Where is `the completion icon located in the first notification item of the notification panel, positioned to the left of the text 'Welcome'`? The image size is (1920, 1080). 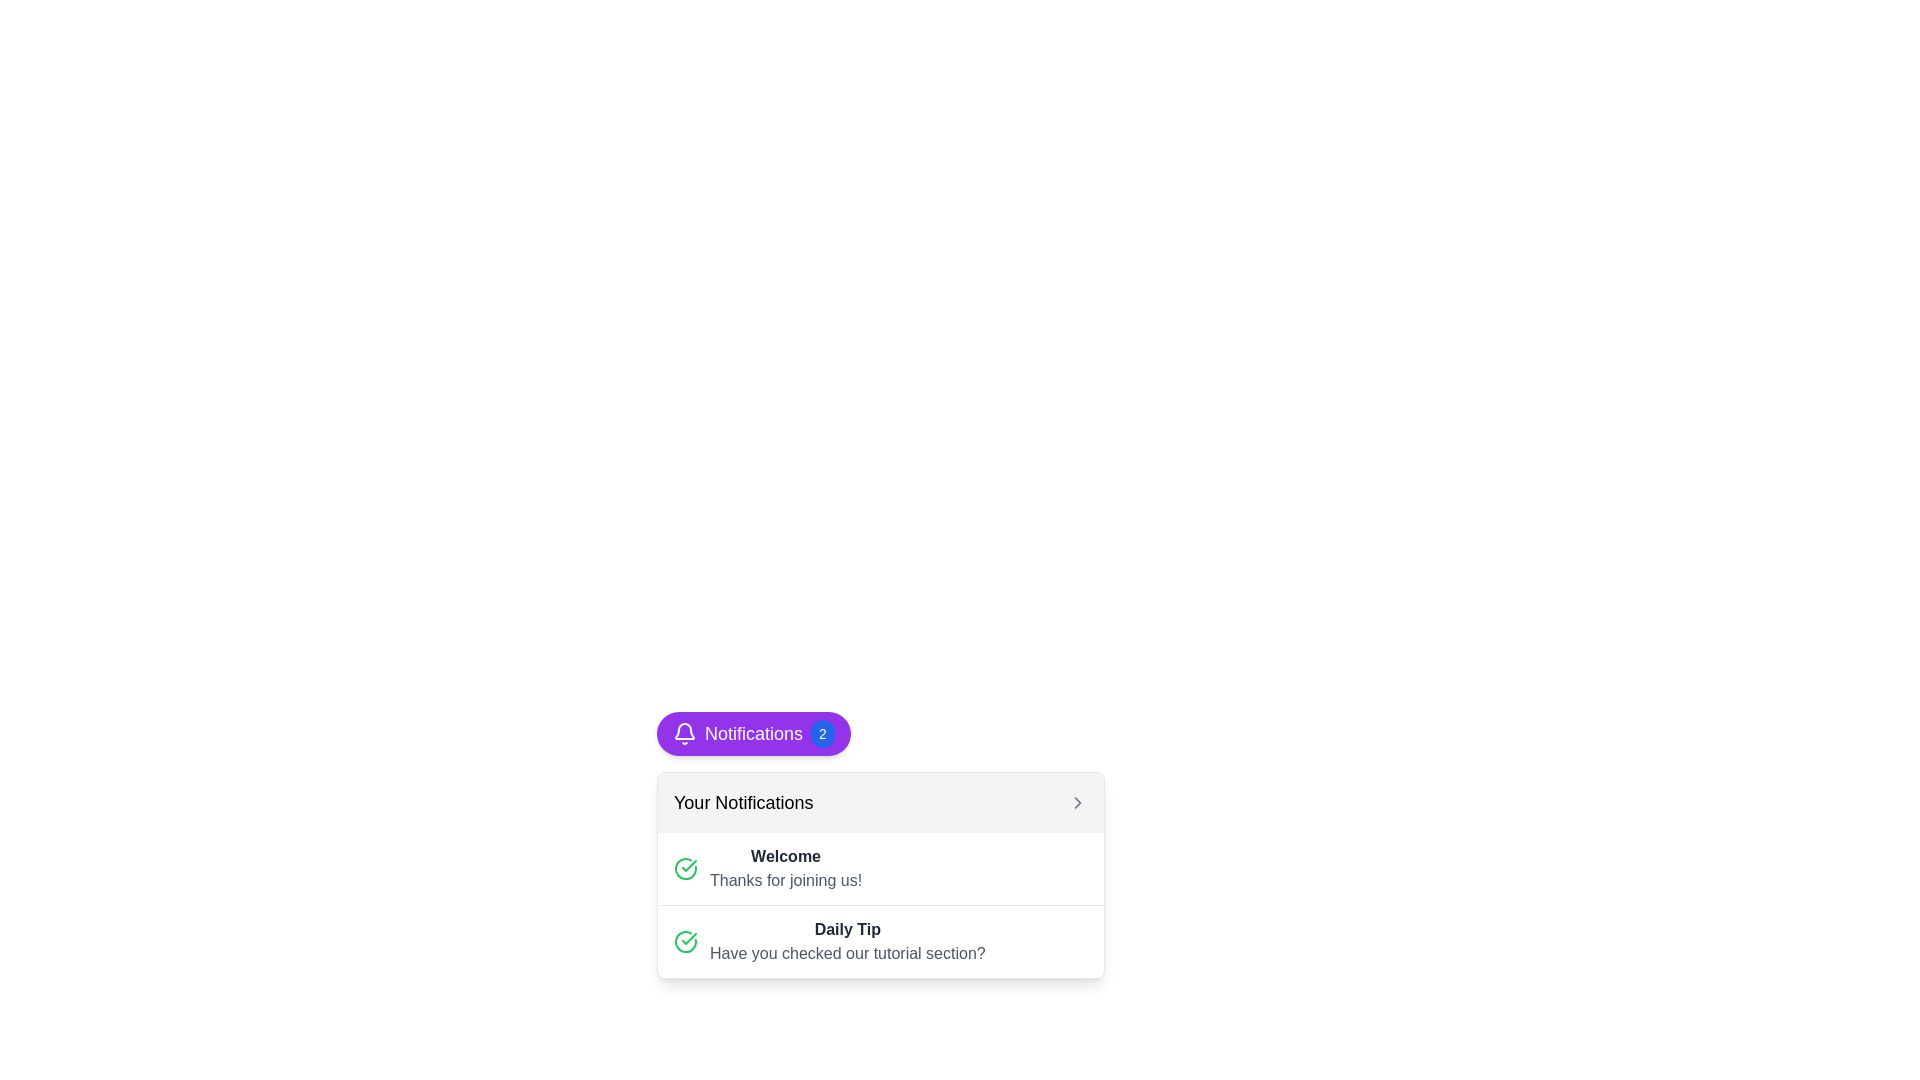 the completion icon located in the first notification item of the notification panel, positioned to the left of the text 'Welcome' is located at coordinates (686, 867).